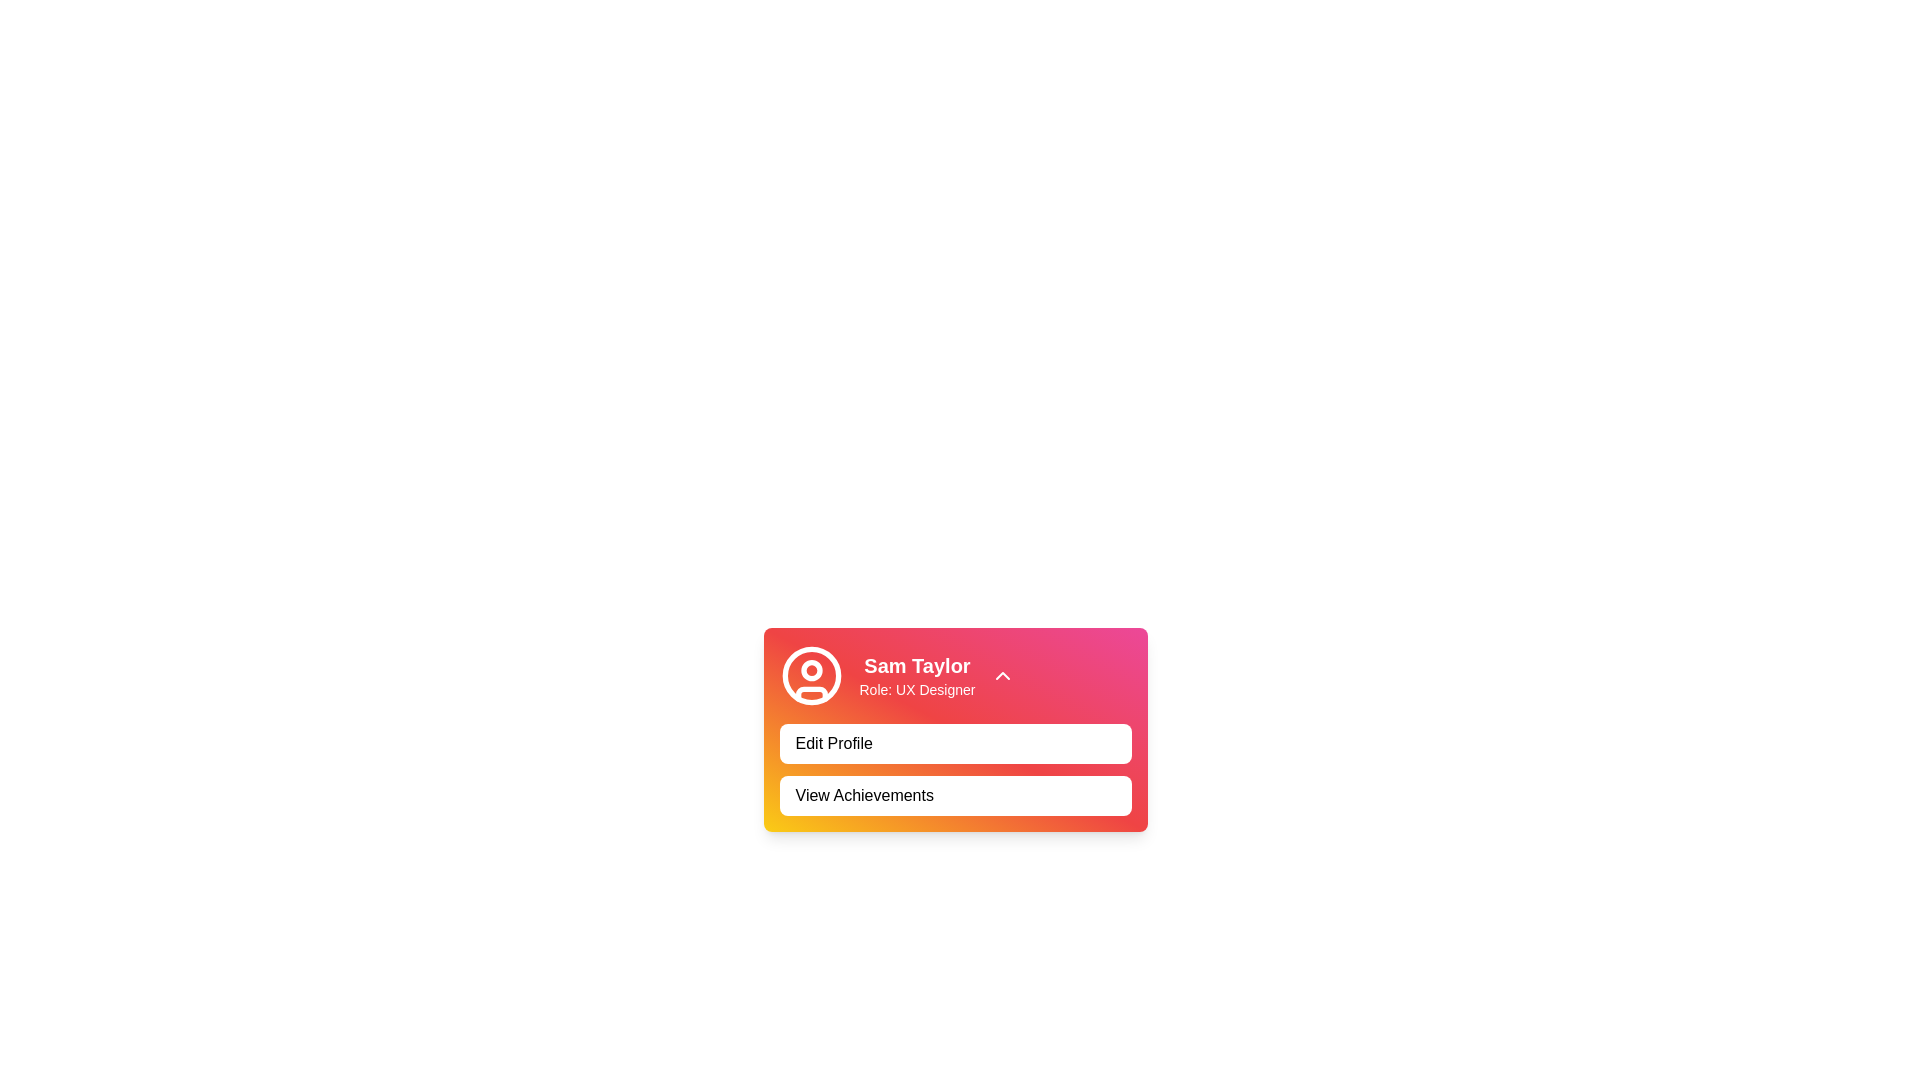 The width and height of the screenshot is (1920, 1080). Describe the element at coordinates (916, 689) in the screenshot. I see `the text label that reads 'Role: UX Designer', which is styled with a red background and white text, positioned below 'Sam Taylor' in the card's title section` at that location.